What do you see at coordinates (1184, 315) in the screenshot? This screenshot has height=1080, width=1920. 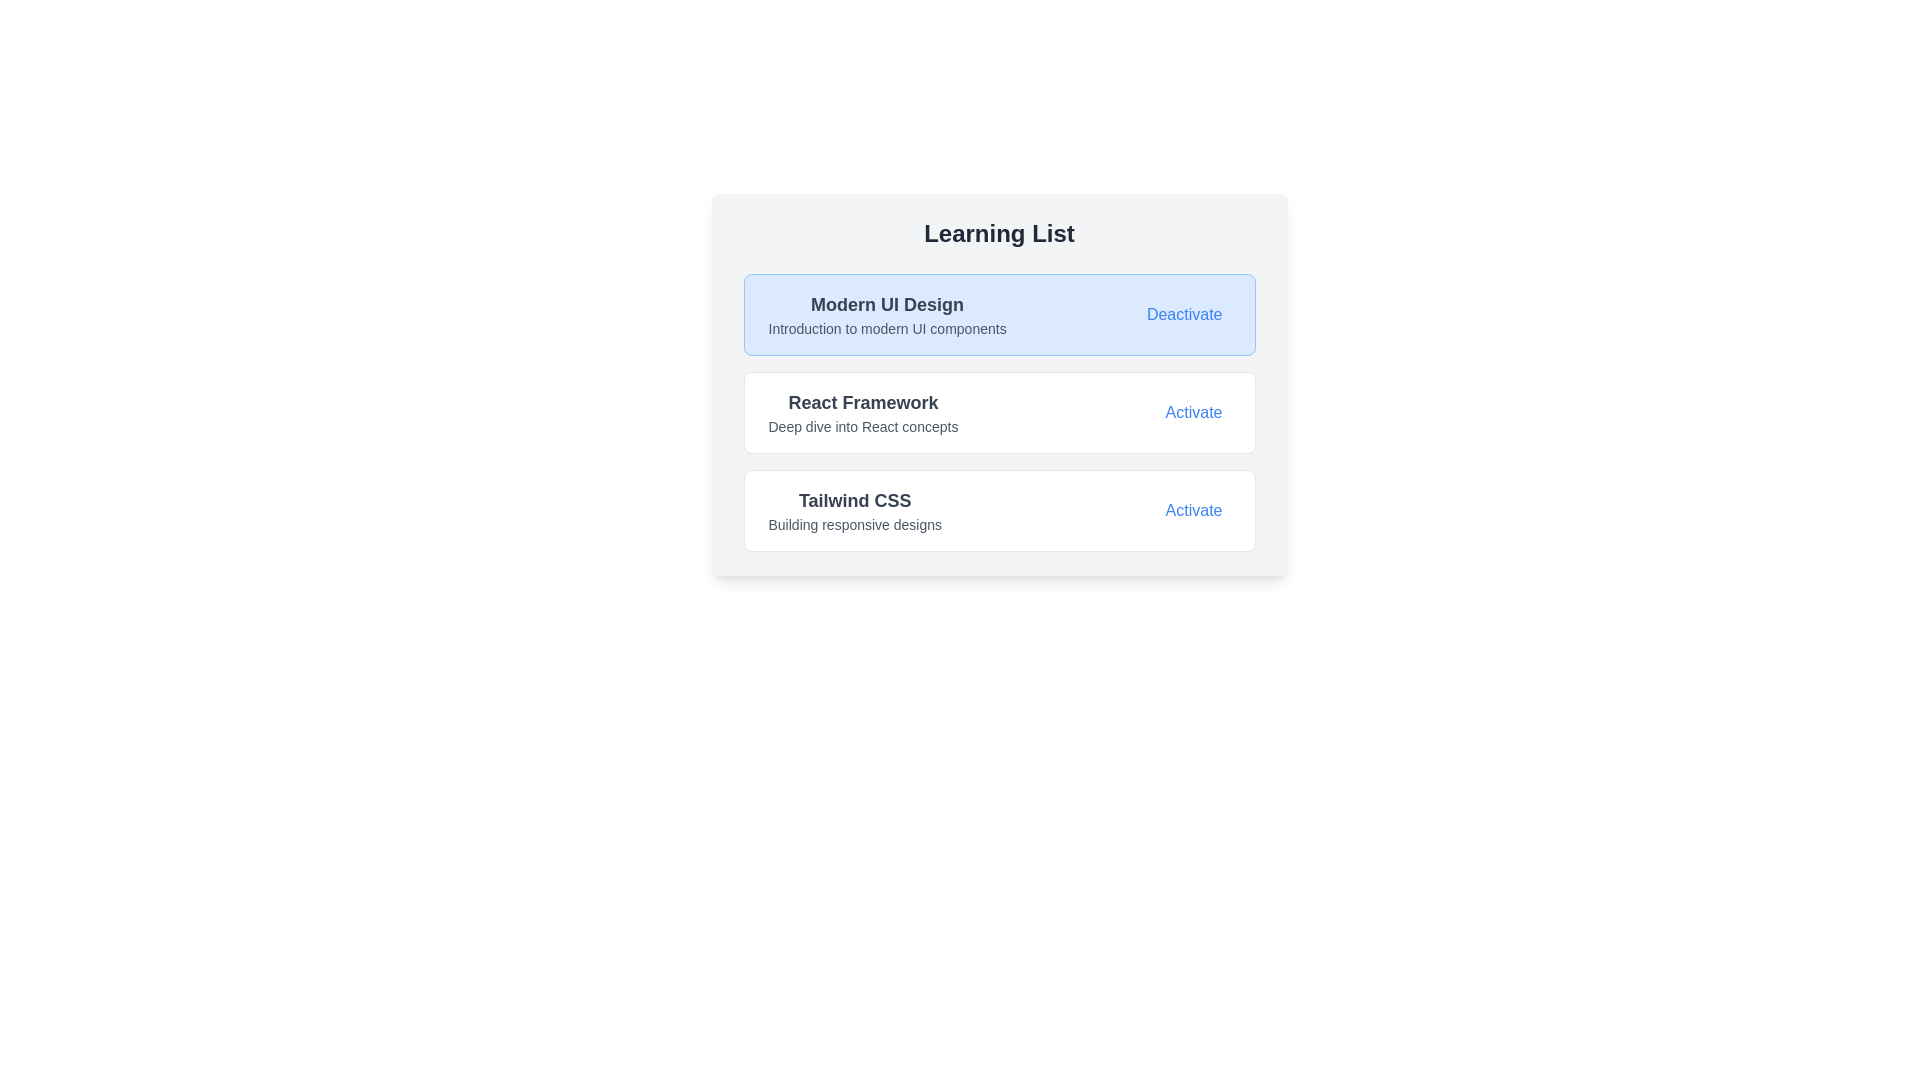 I see `the action button labeled 'Deactivate' for the item 'Modern UI Design'` at bounding box center [1184, 315].